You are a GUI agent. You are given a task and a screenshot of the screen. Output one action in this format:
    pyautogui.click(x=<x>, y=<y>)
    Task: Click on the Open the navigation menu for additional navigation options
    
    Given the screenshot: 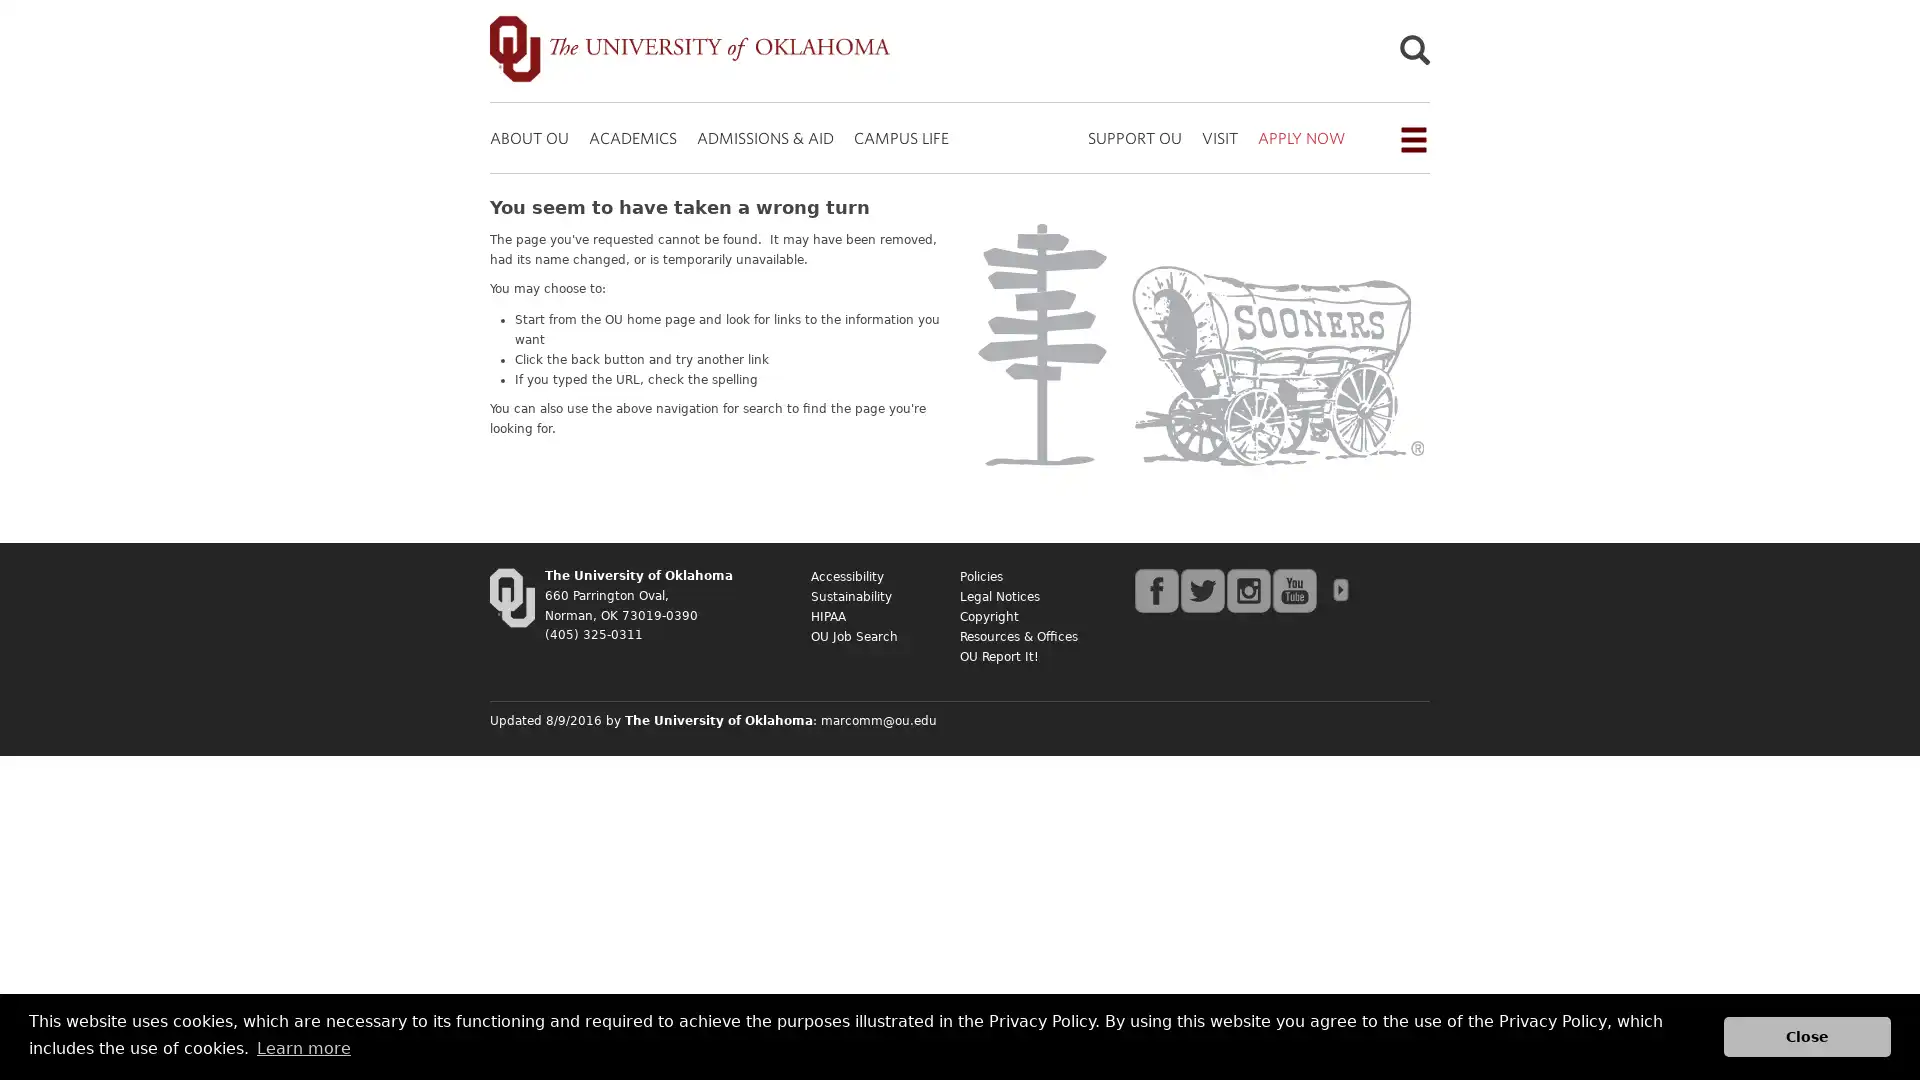 What is the action you would take?
    pyautogui.click(x=1411, y=138)
    